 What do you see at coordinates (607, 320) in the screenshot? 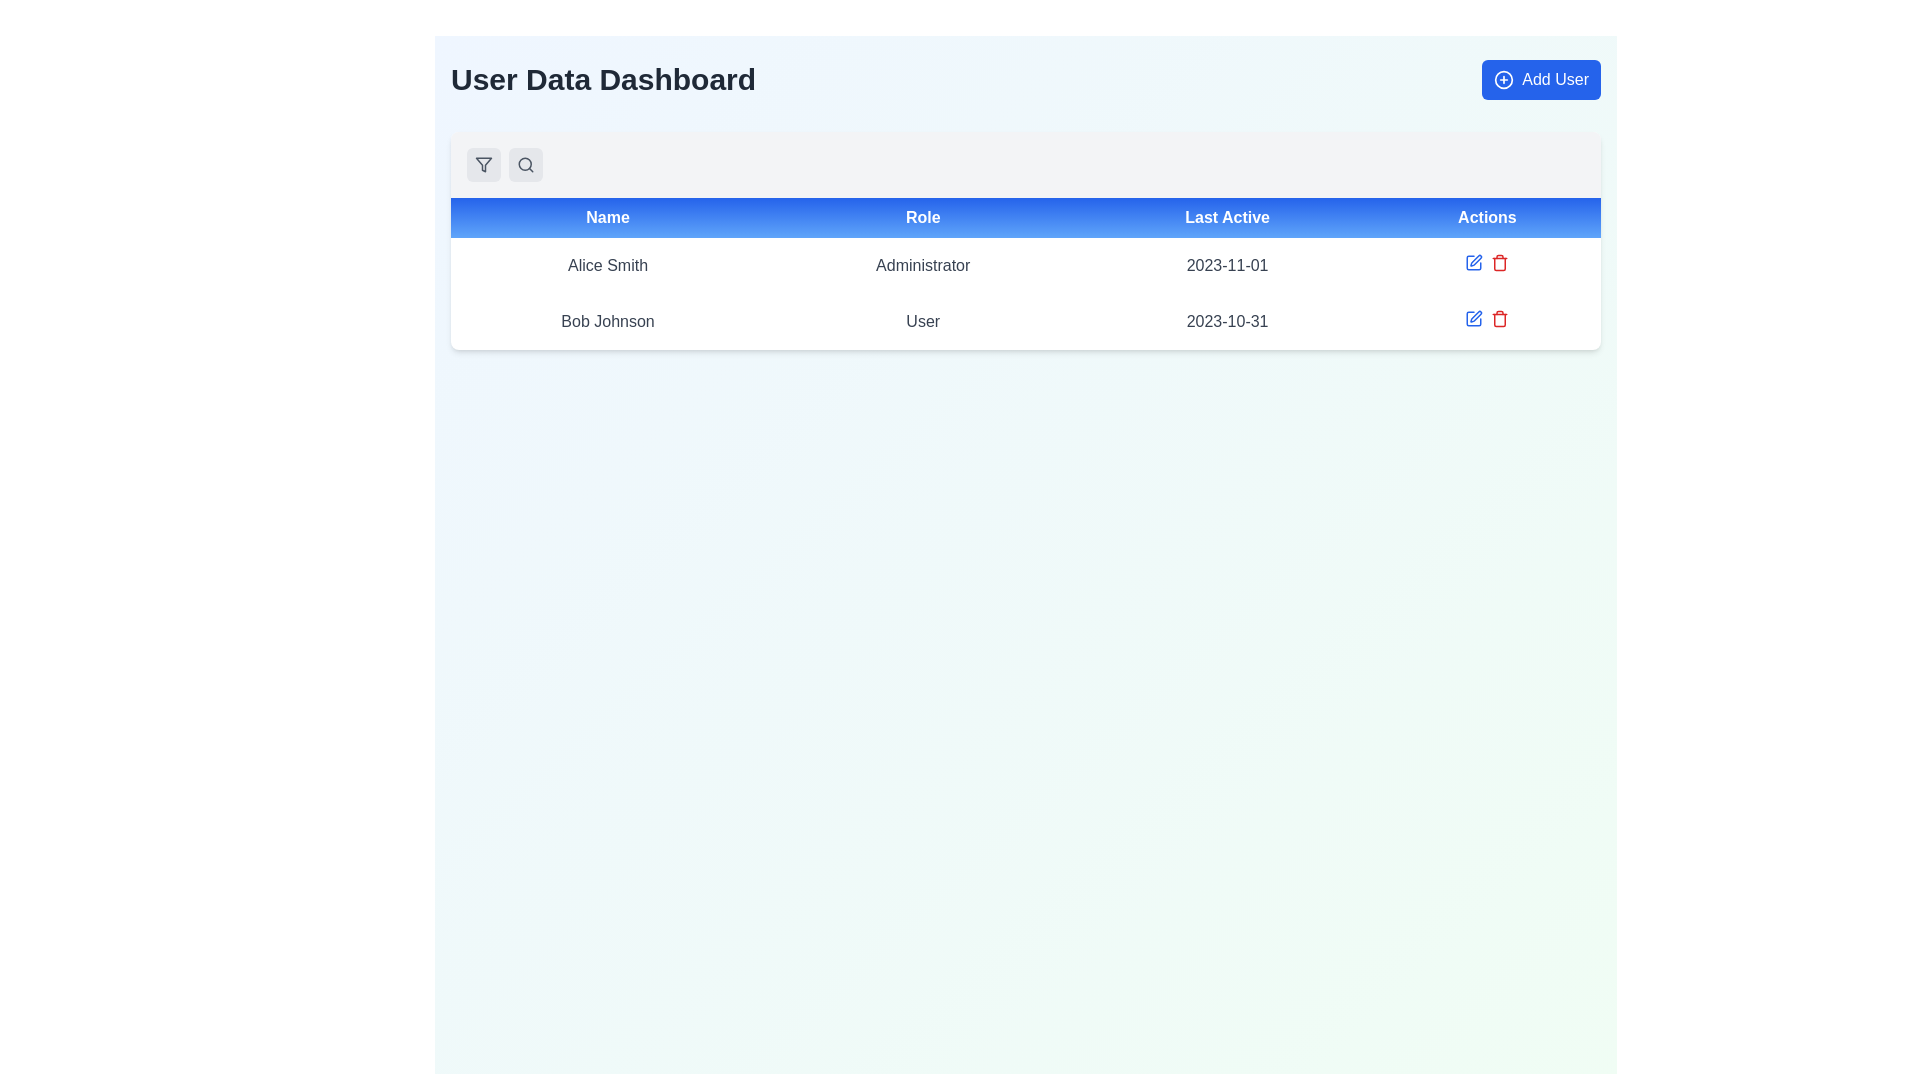
I see `the text label displaying 'Bob Johnson' located in the second row of the table under the 'Name' column` at bounding box center [607, 320].